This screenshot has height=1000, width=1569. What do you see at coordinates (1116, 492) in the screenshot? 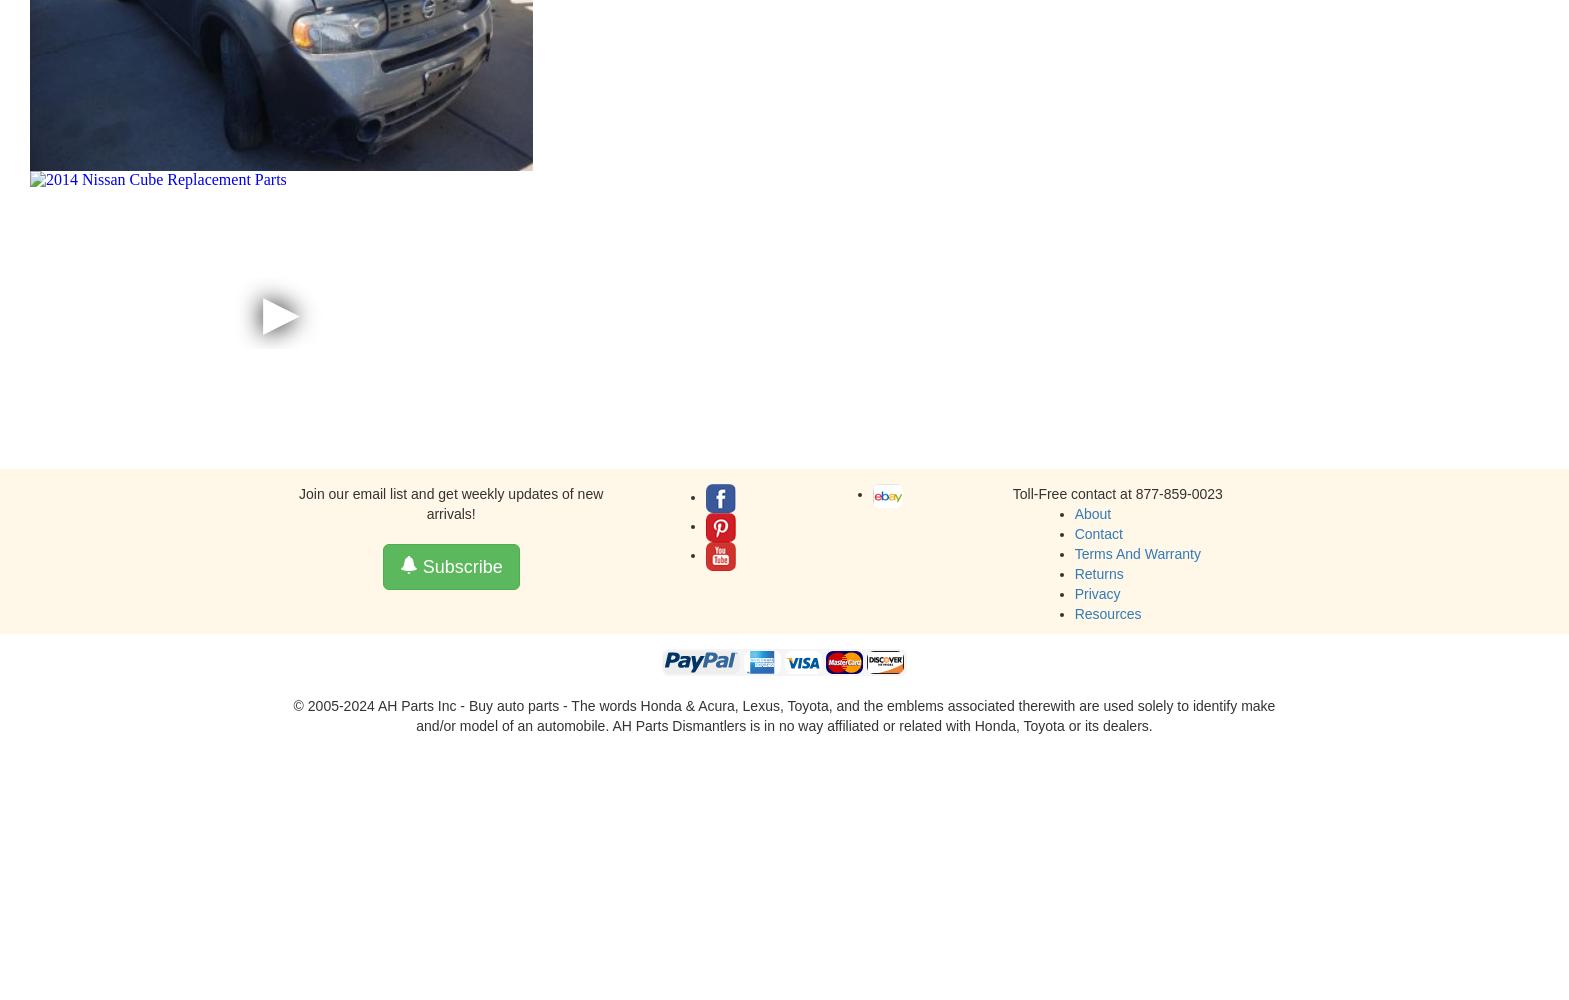
I see `'Toll-Free contact at 877-859-0023'` at bounding box center [1116, 492].